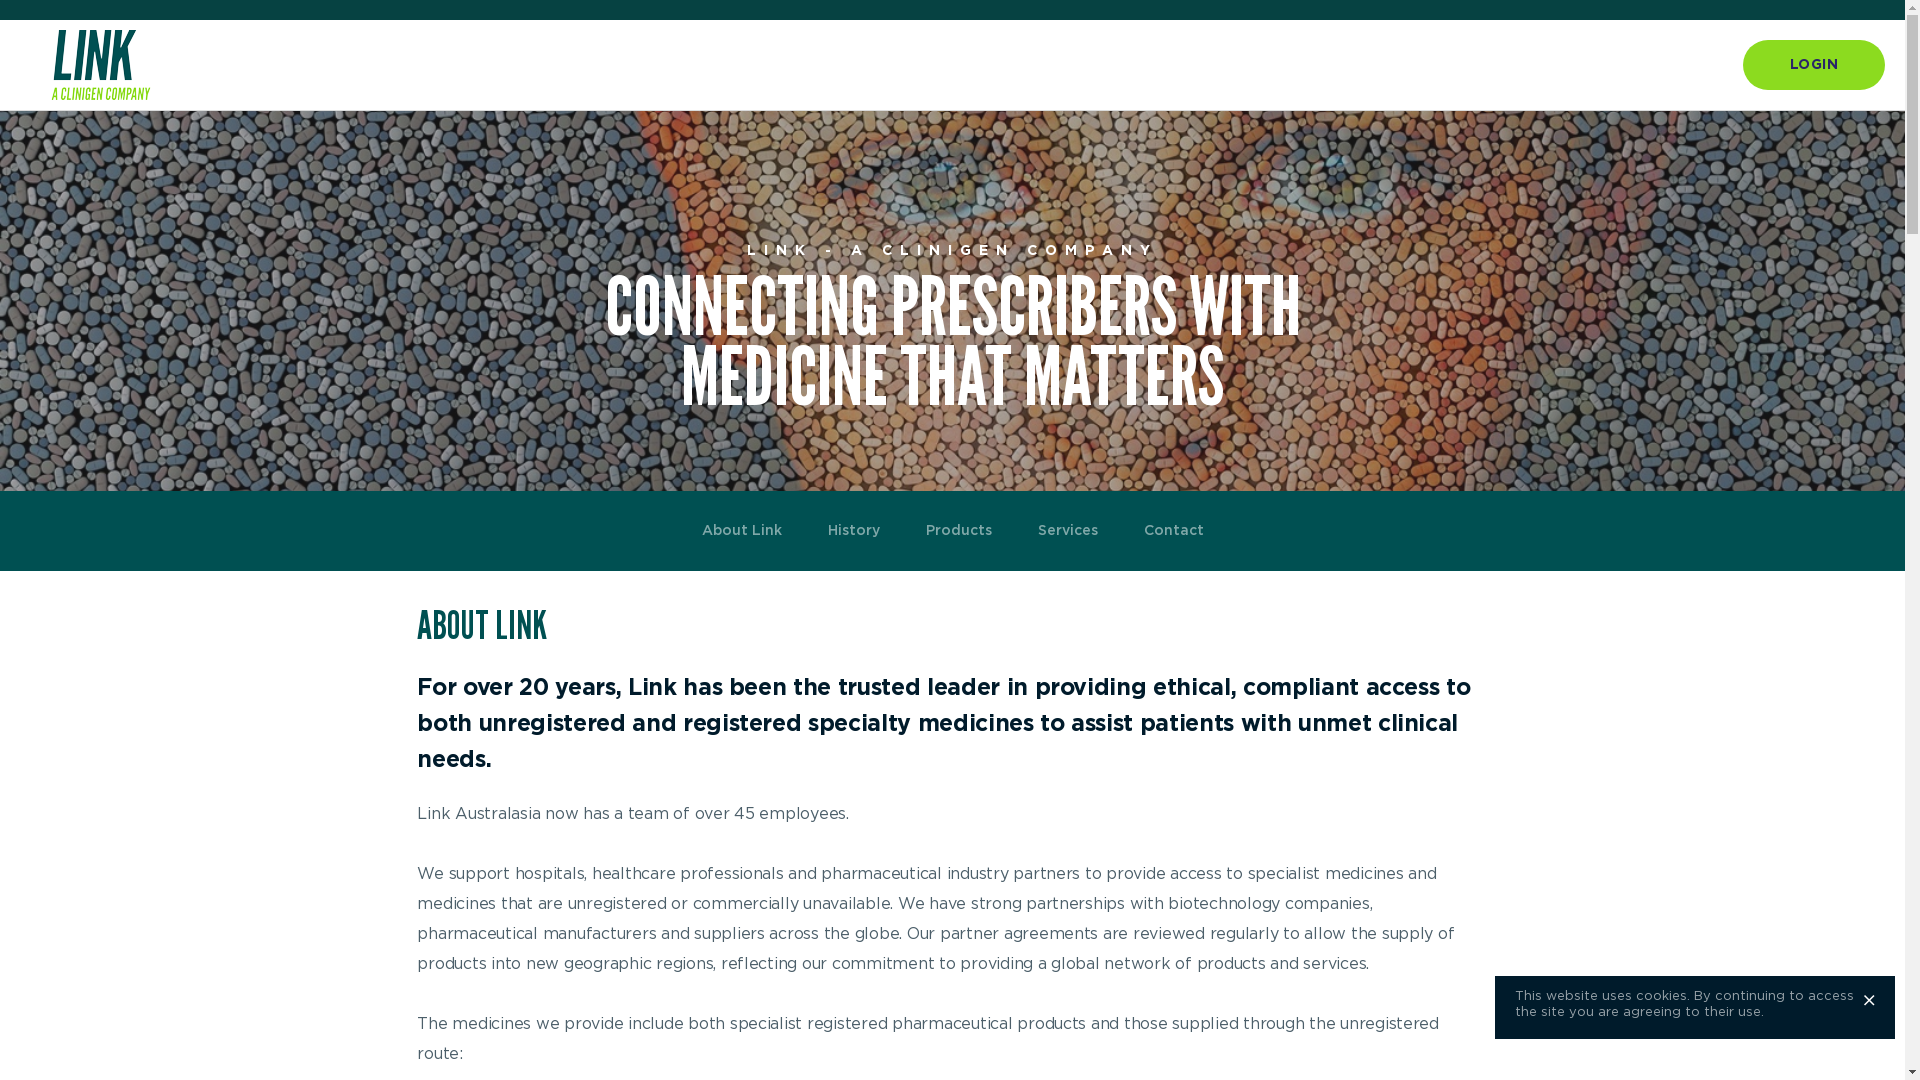  I want to click on 'LOGIN', so click(1814, 64).